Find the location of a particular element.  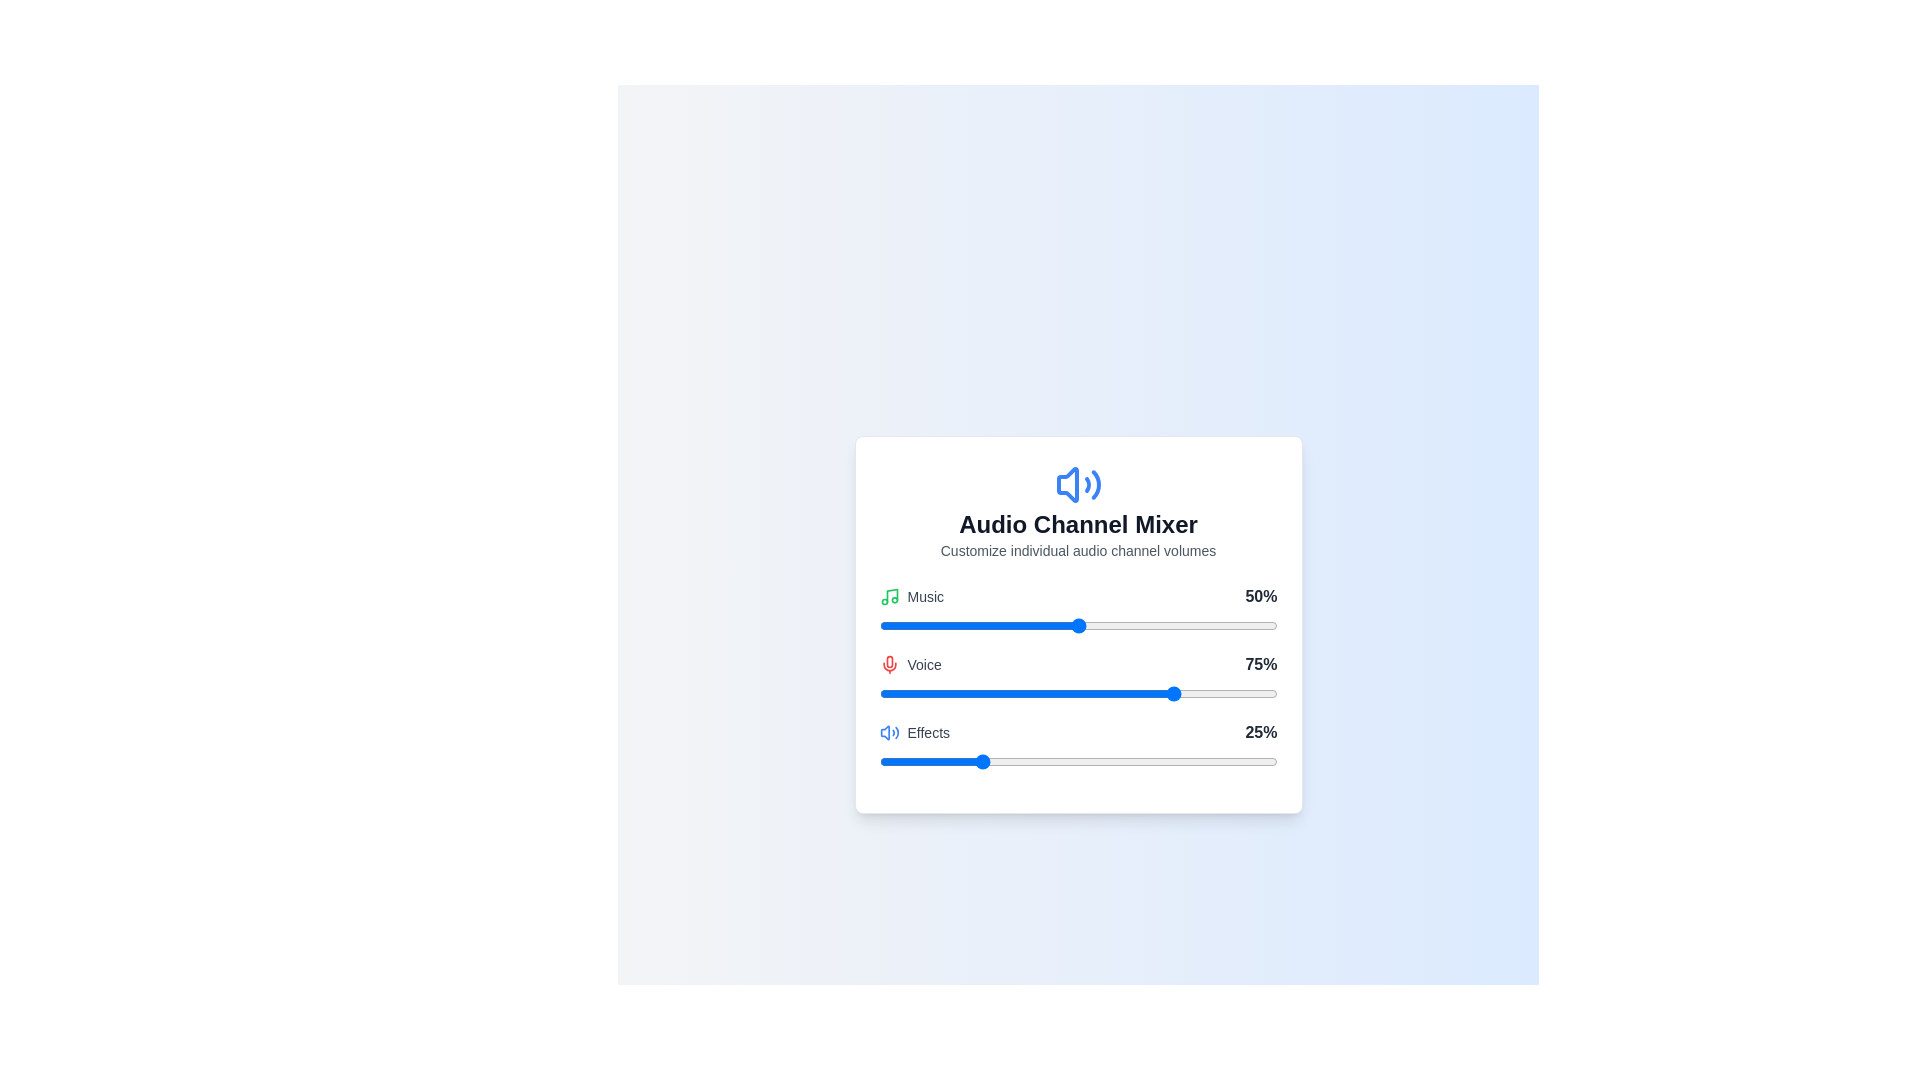

effects volume is located at coordinates (886, 762).